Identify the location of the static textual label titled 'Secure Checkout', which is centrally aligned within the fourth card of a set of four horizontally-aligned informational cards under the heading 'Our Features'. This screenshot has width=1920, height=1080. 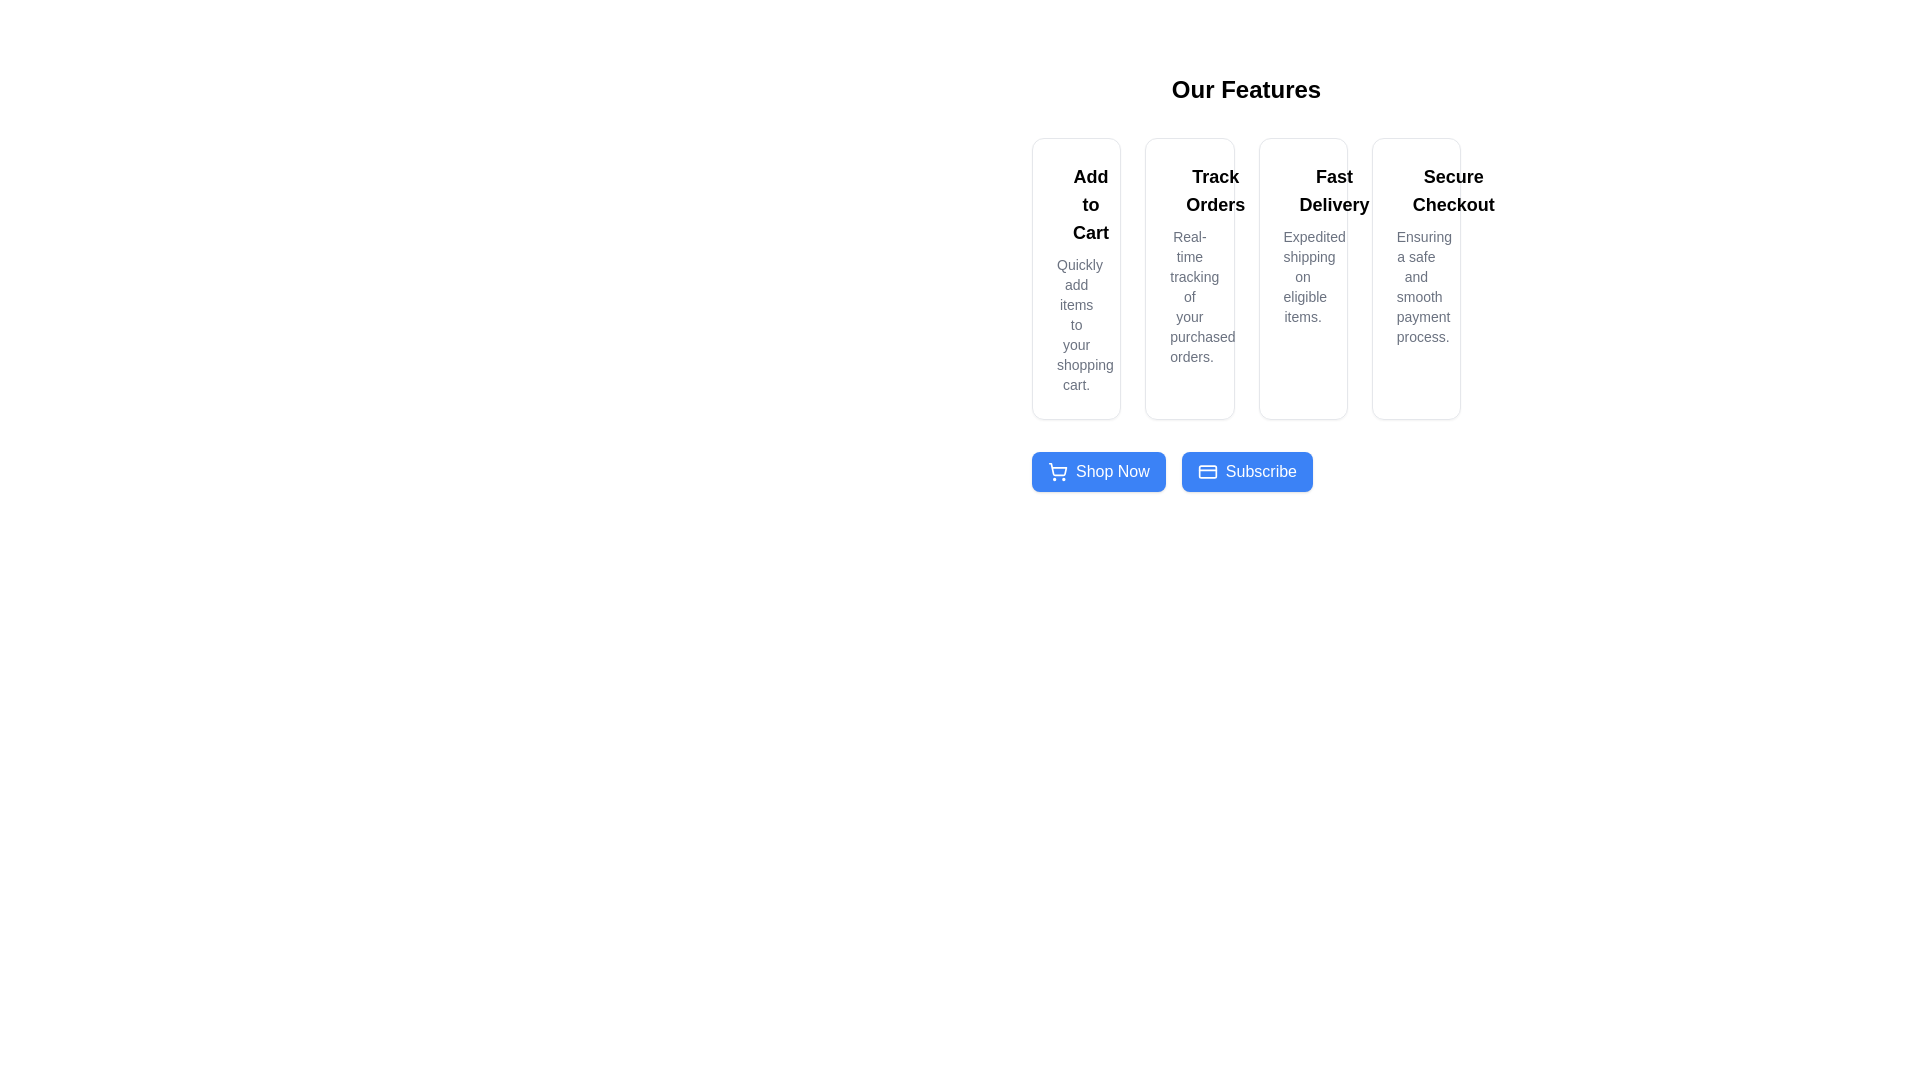
(1453, 191).